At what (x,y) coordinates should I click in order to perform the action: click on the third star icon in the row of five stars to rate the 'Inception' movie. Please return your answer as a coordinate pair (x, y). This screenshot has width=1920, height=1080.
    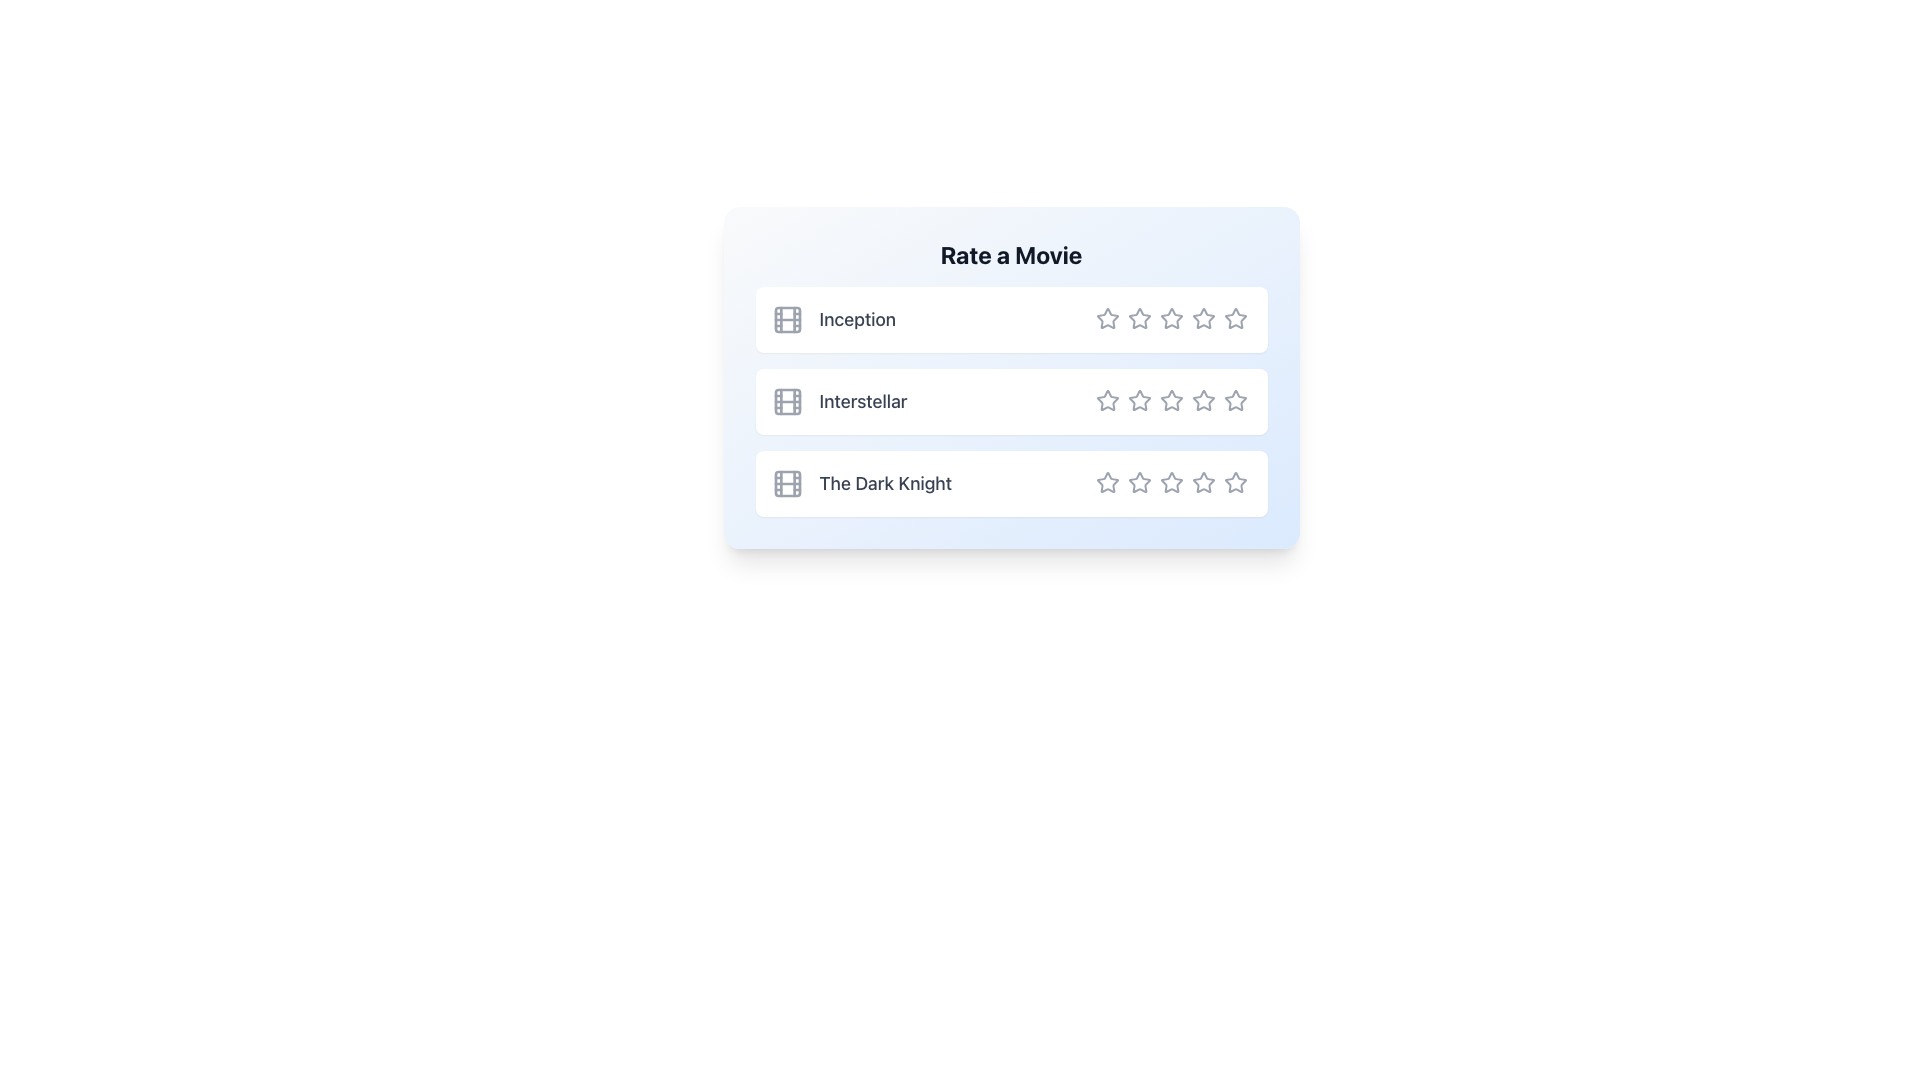
    Looking at the image, I should click on (1171, 318).